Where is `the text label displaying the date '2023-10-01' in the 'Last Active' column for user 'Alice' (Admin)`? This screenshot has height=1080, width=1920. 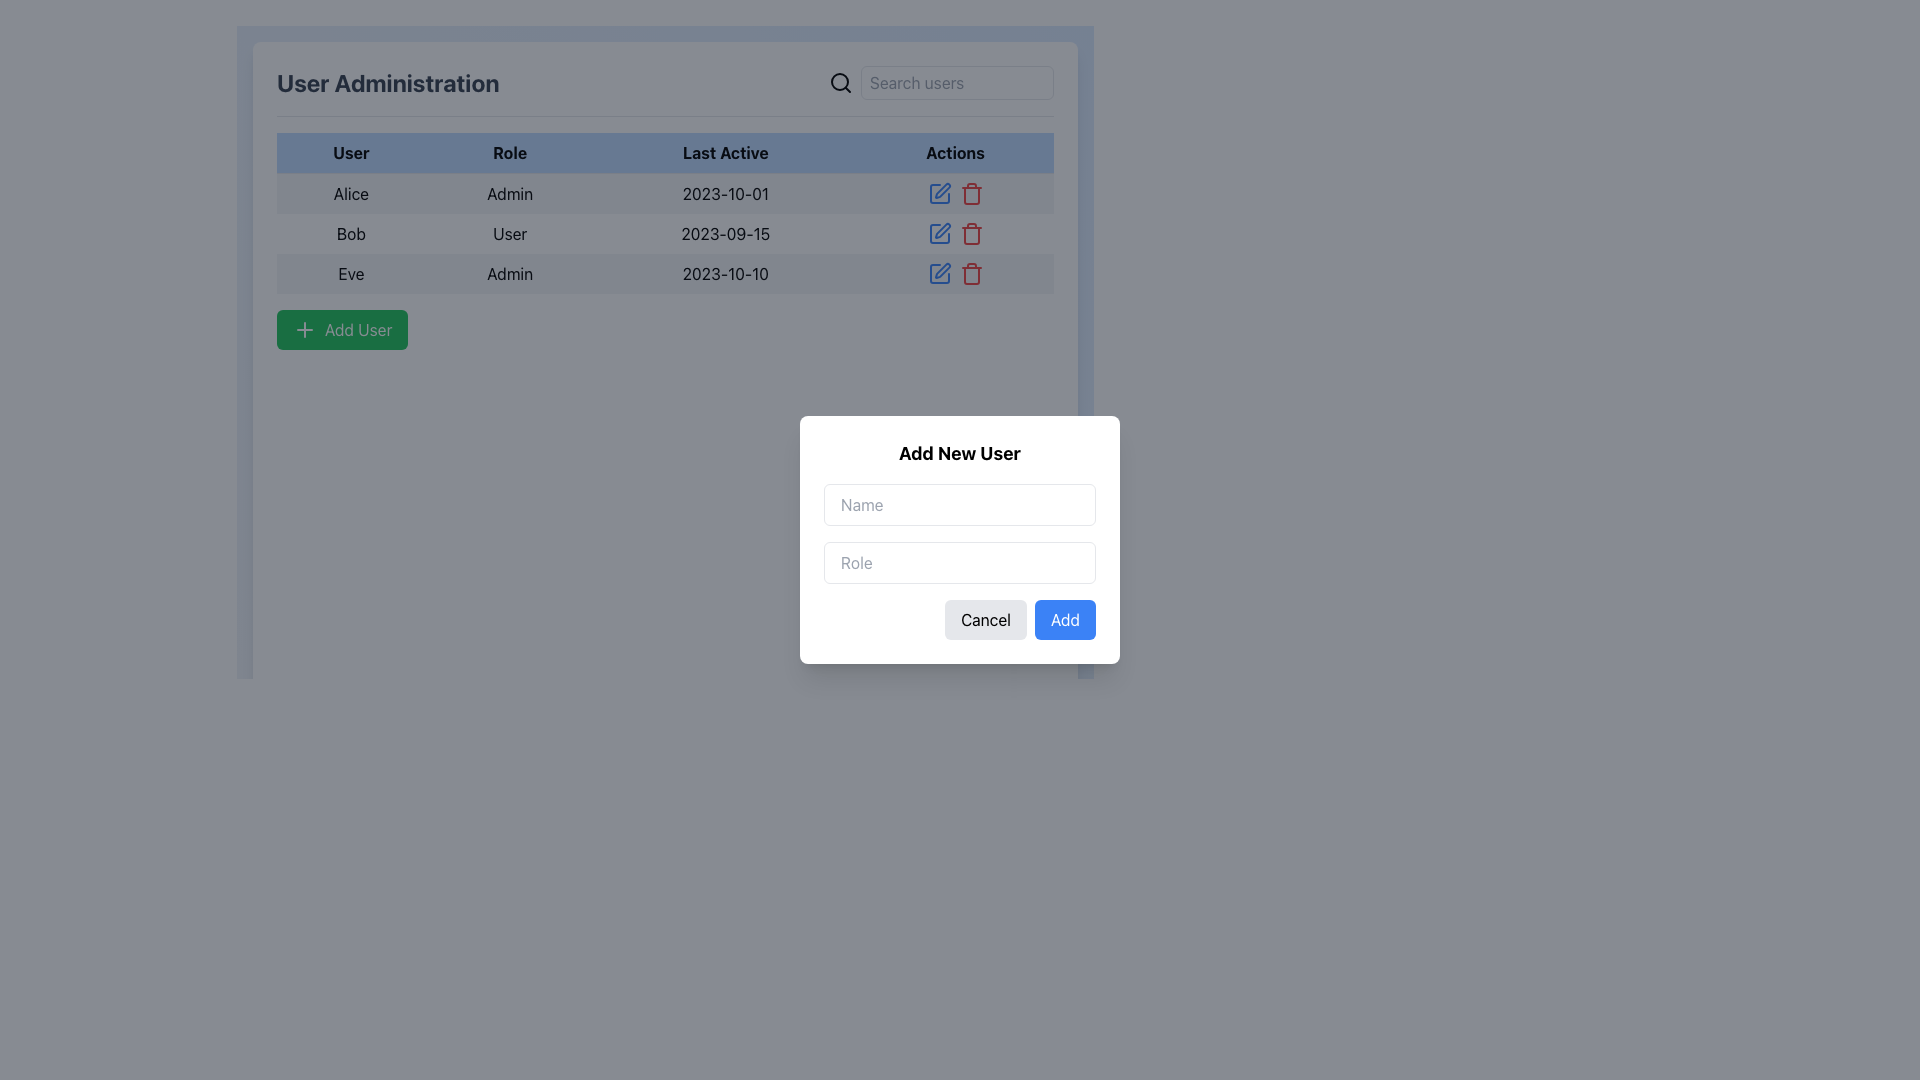
the text label displaying the date '2023-10-01' in the 'Last Active' column for user 'Alice' (Admin) is located at coordinates (724, 193).